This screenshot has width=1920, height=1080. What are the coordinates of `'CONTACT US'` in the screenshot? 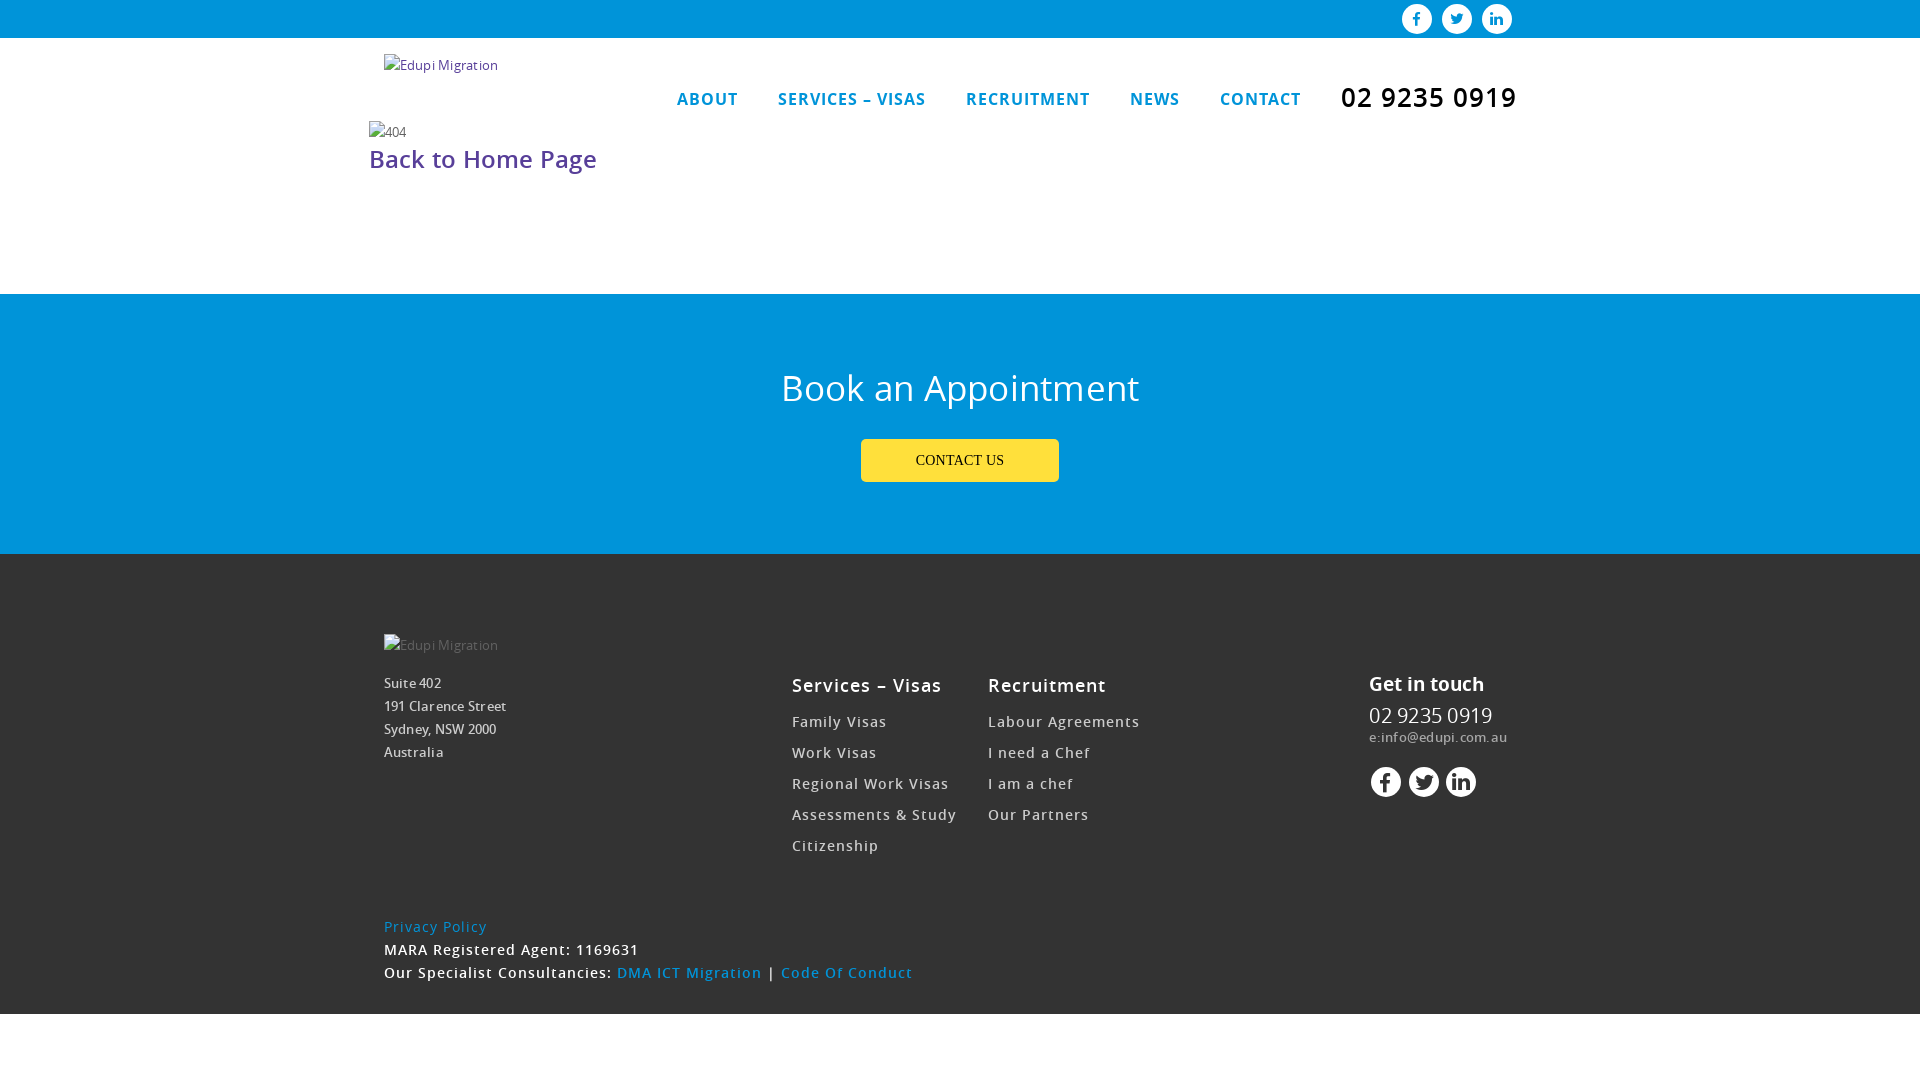 It's located at (960, 460).